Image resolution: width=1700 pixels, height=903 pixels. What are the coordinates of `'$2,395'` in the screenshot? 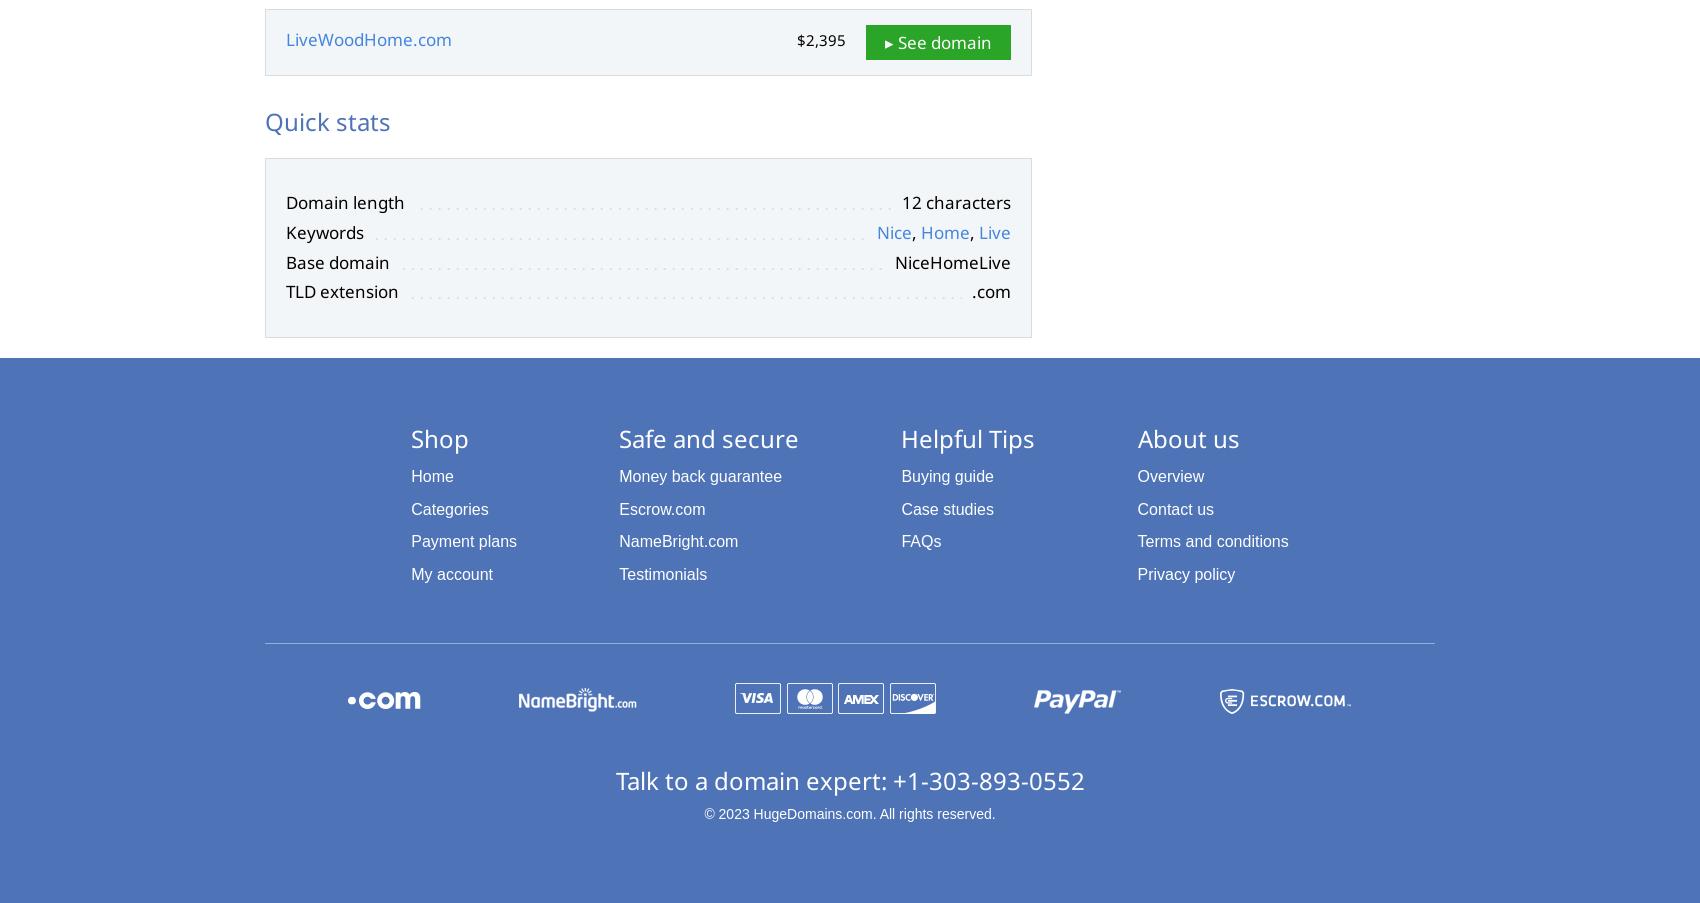 It's located at (820, 39).